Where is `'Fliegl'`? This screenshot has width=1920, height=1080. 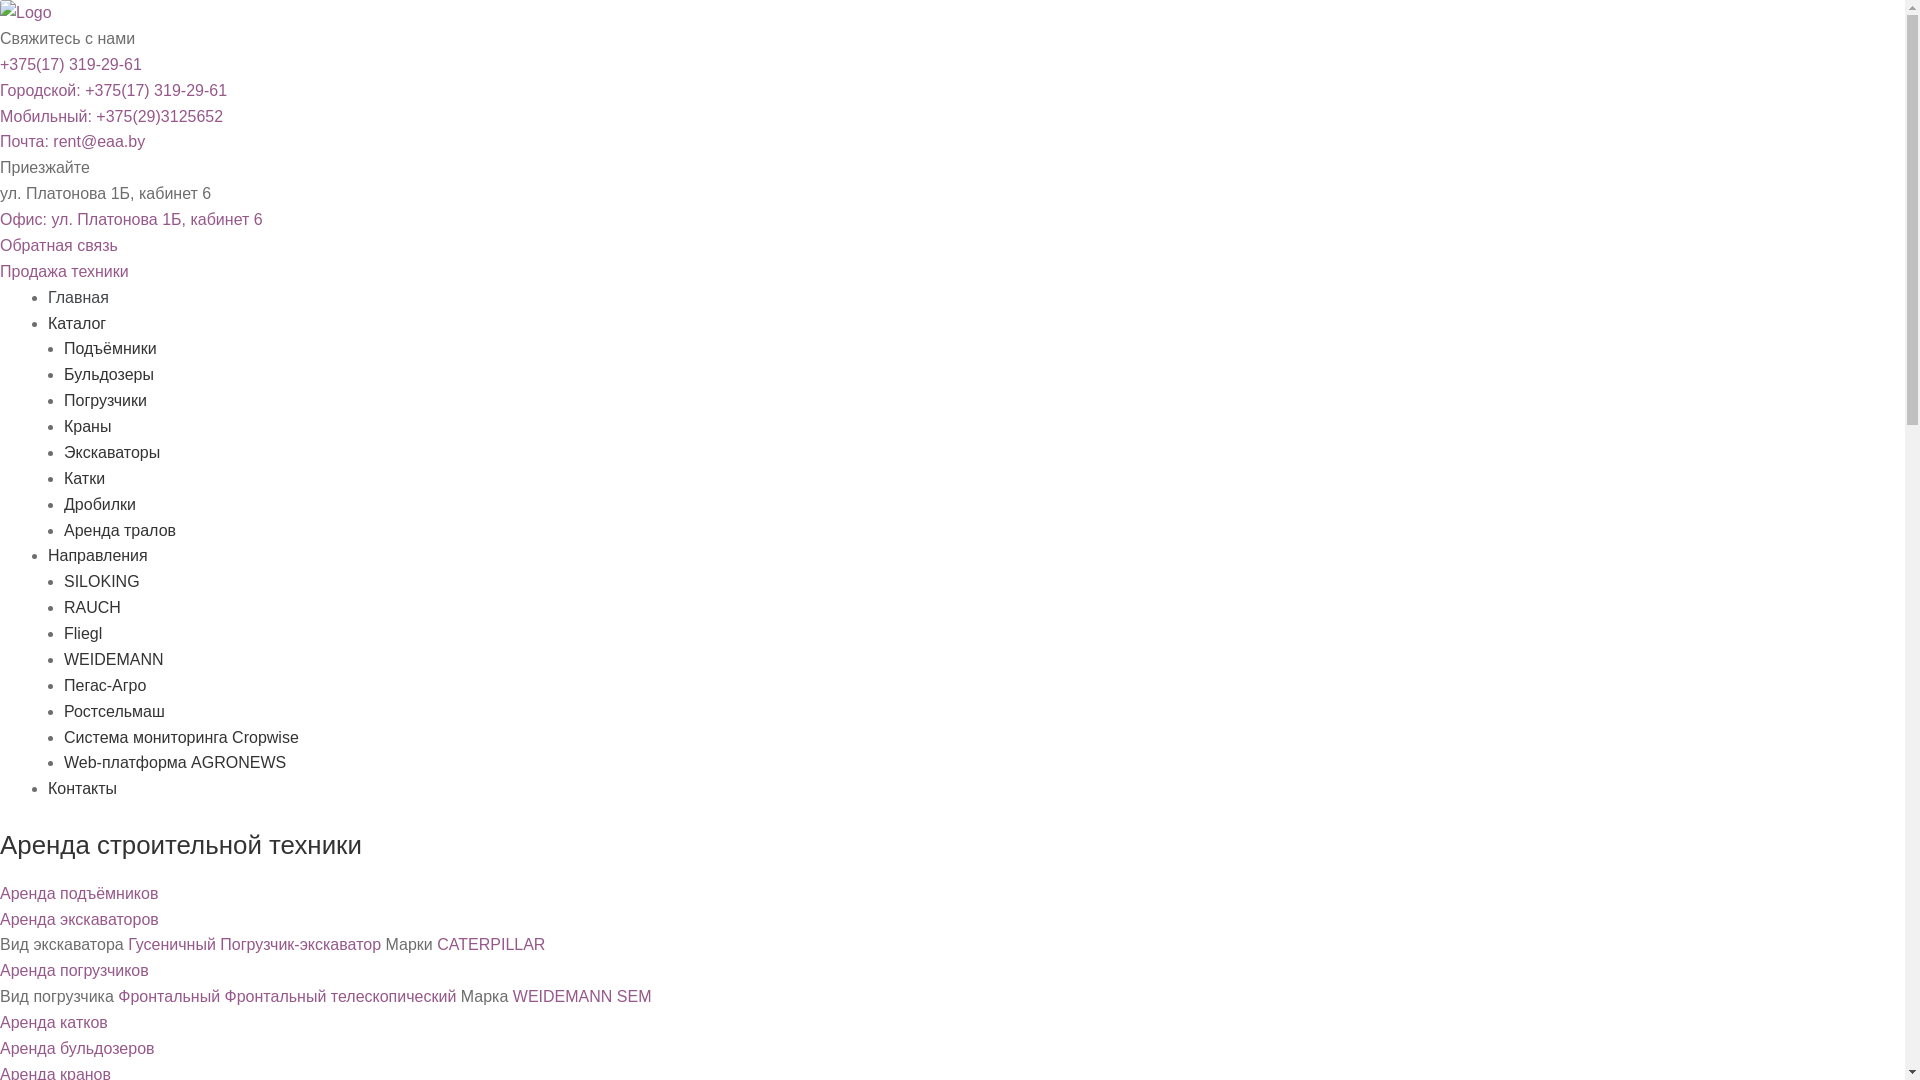
'Fliegl' is located at coordinates (81, 633).